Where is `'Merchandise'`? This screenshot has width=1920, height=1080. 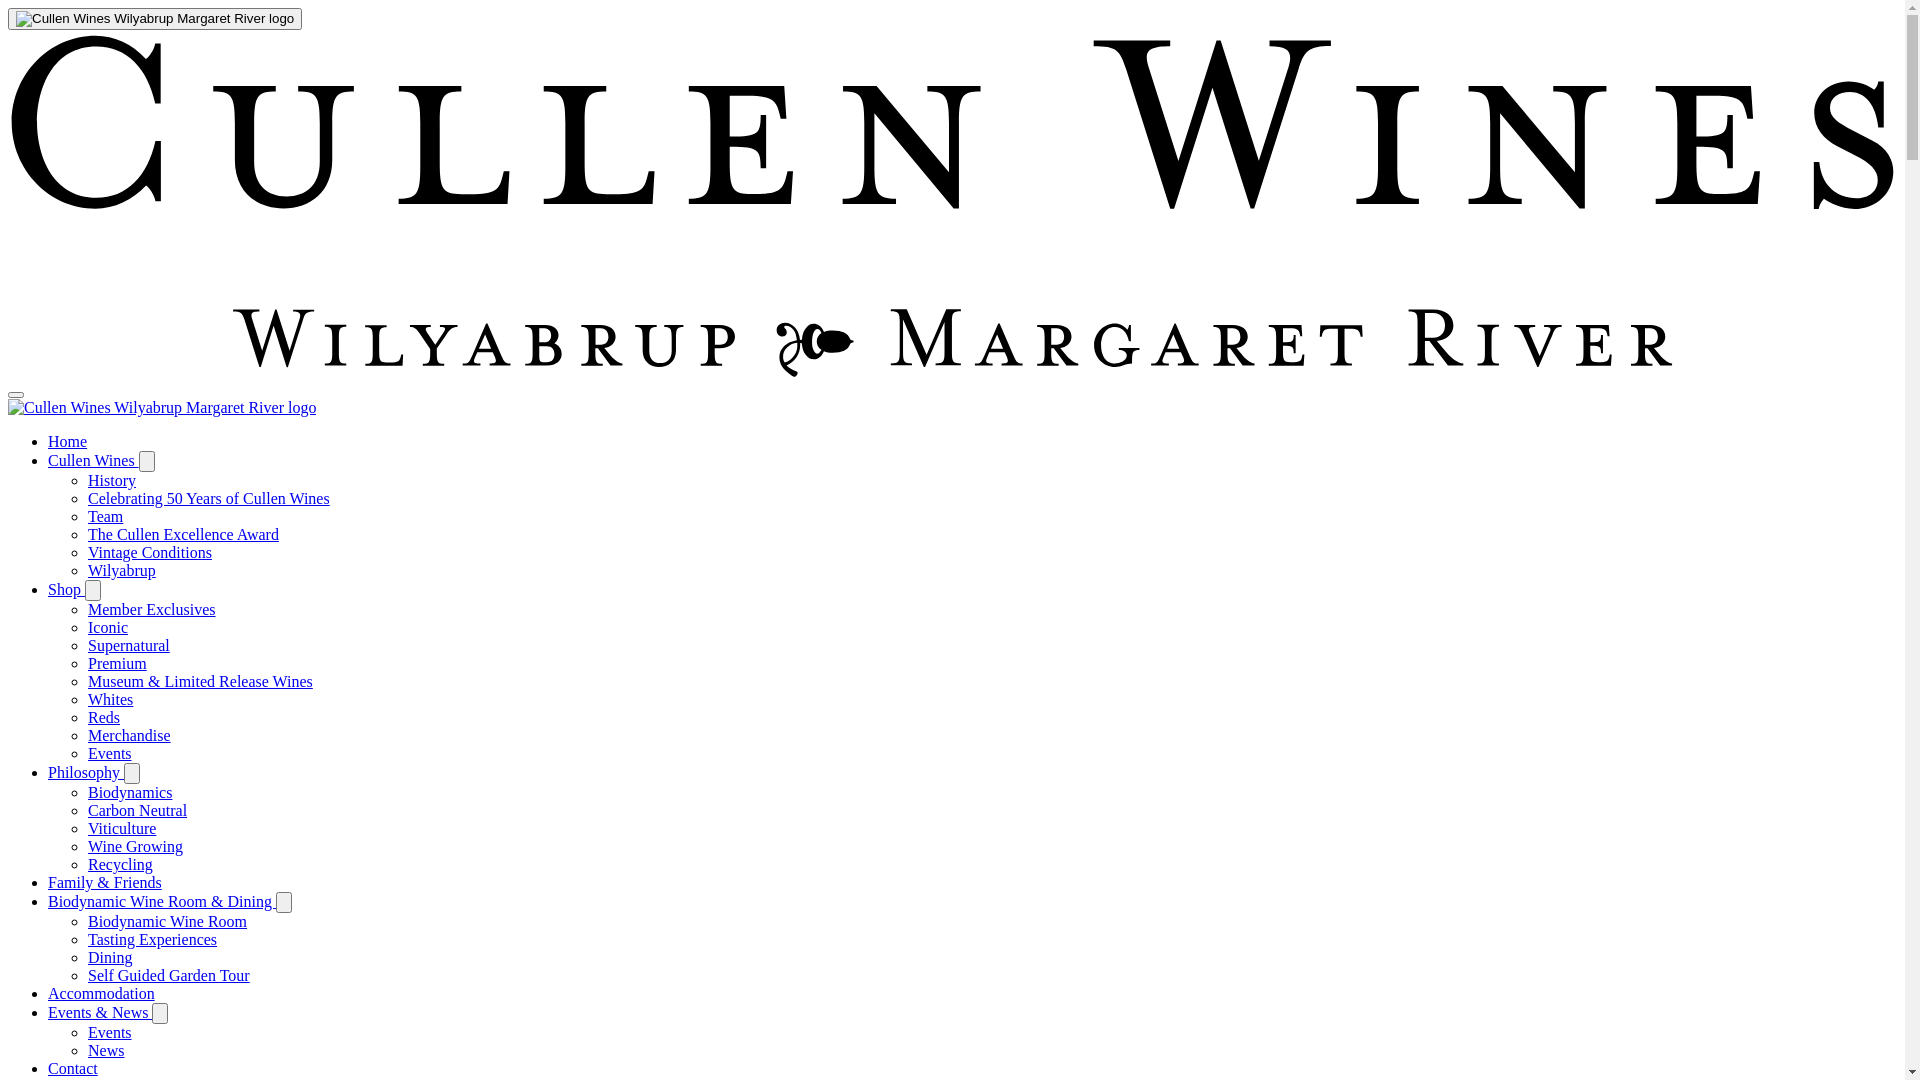 'Merchandise' is located at coordinates (128, 735).